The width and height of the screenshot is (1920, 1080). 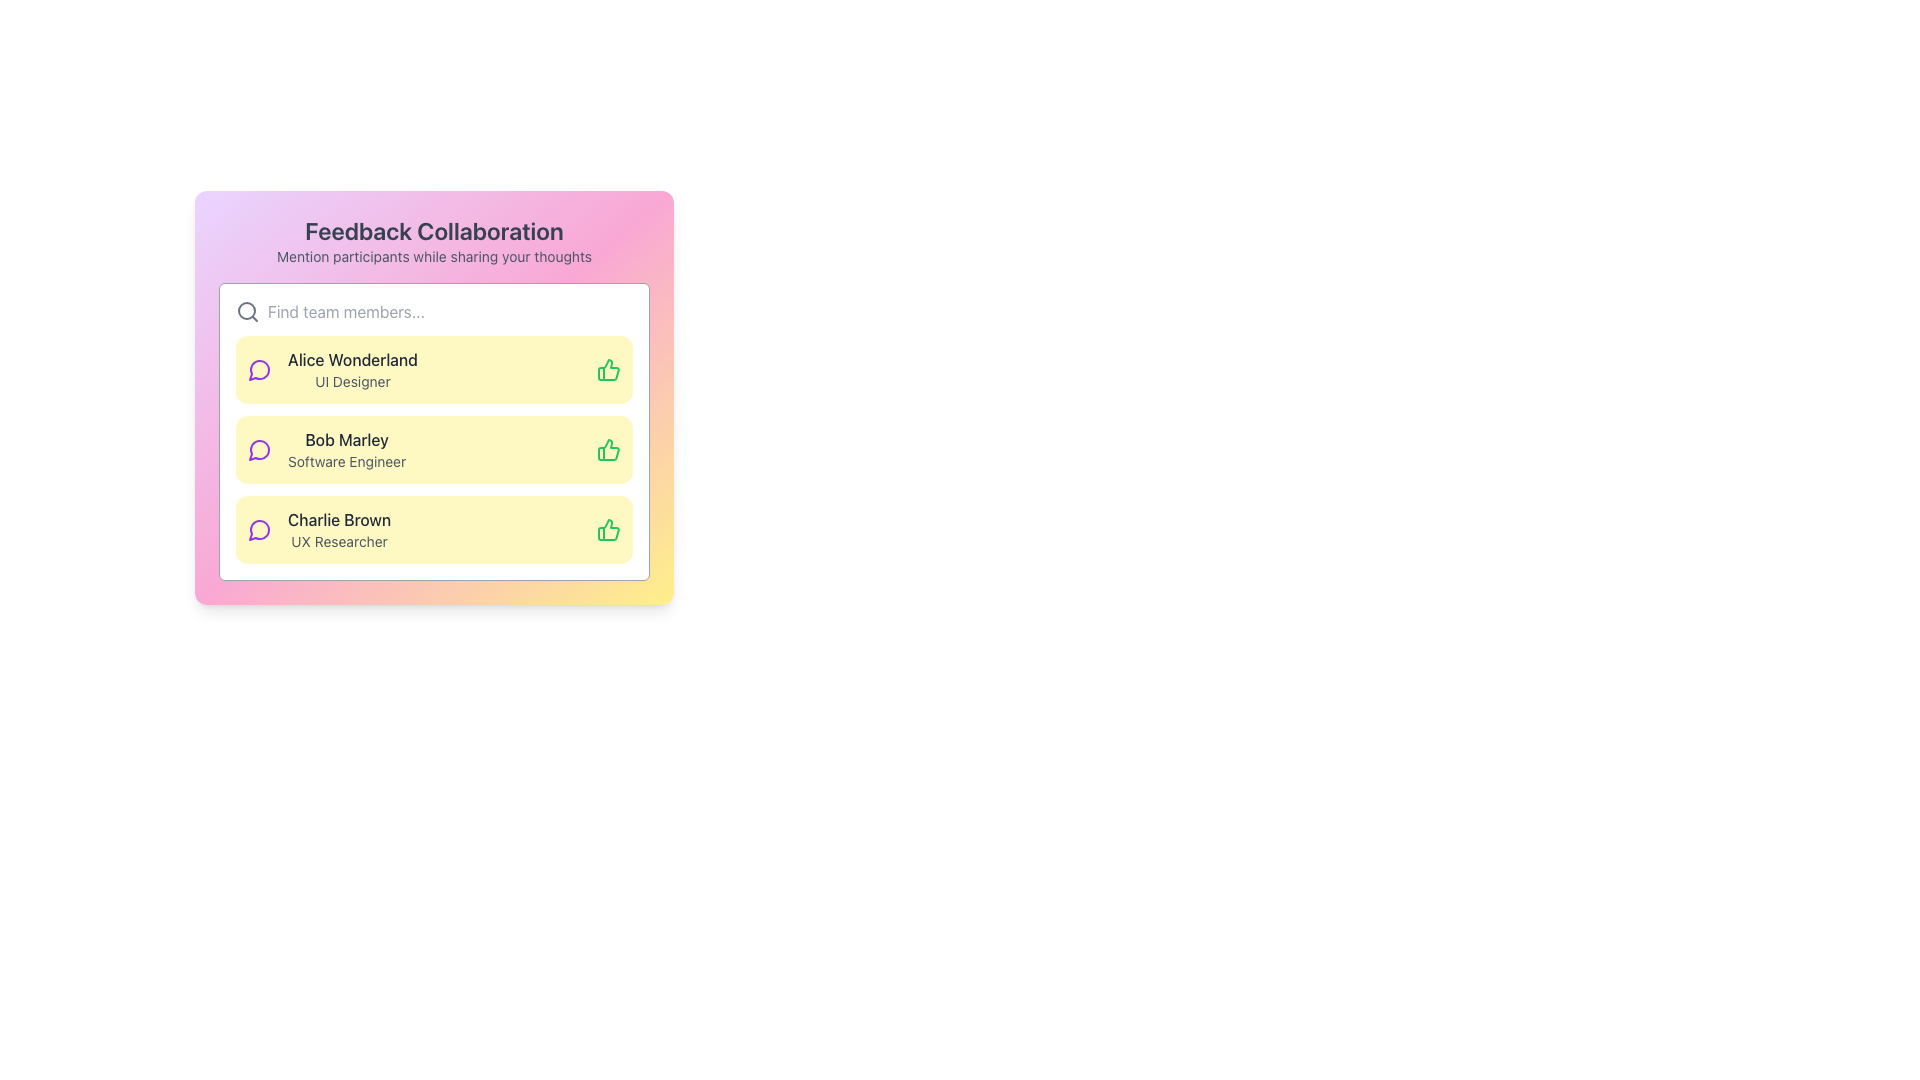 What do you see at coordinates (258, 450) in the screenshot?
I see `the lower-left part of the SVG graphic representing a message bubble, which is adjacent to the name 'Bob Marley' in the feedback collaboration component` at bounding box center [258, 450].